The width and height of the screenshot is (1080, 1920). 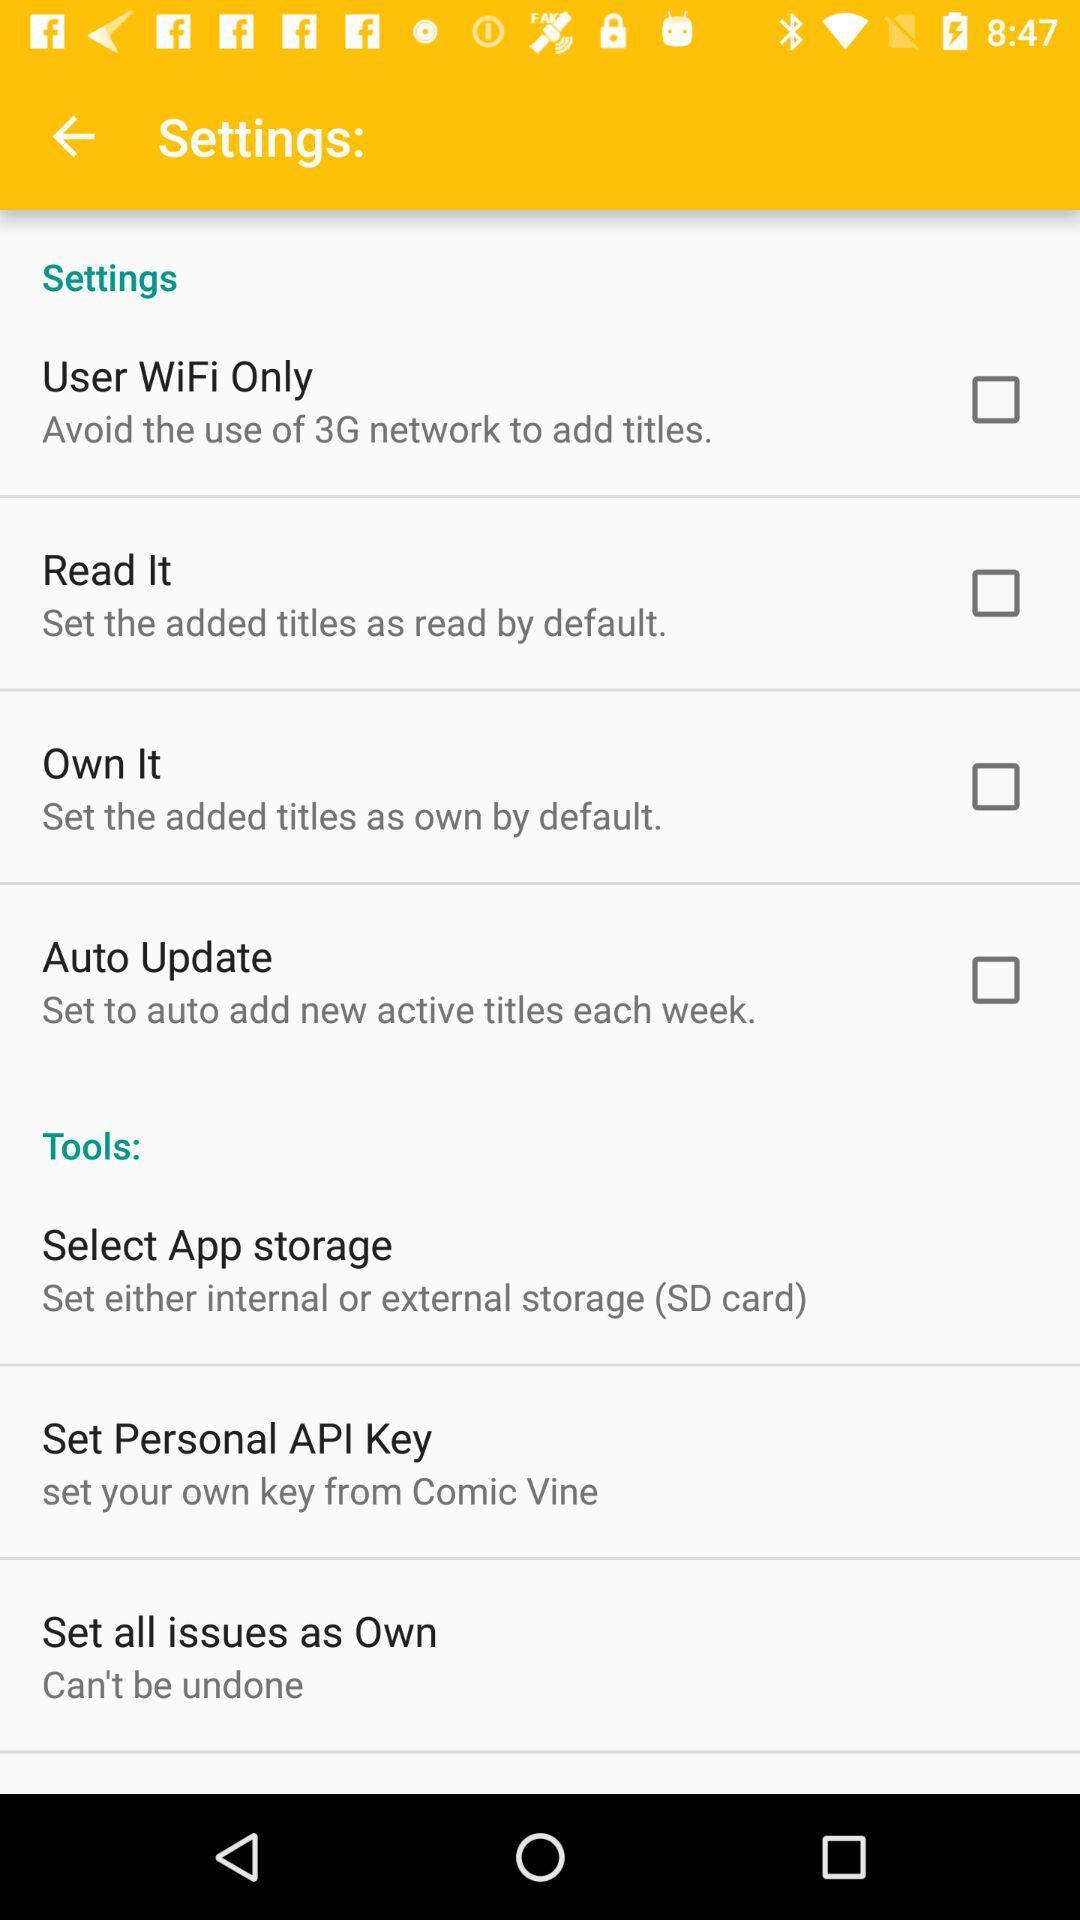 I want to click on user wifi only icon, so click(x=176, y=374).